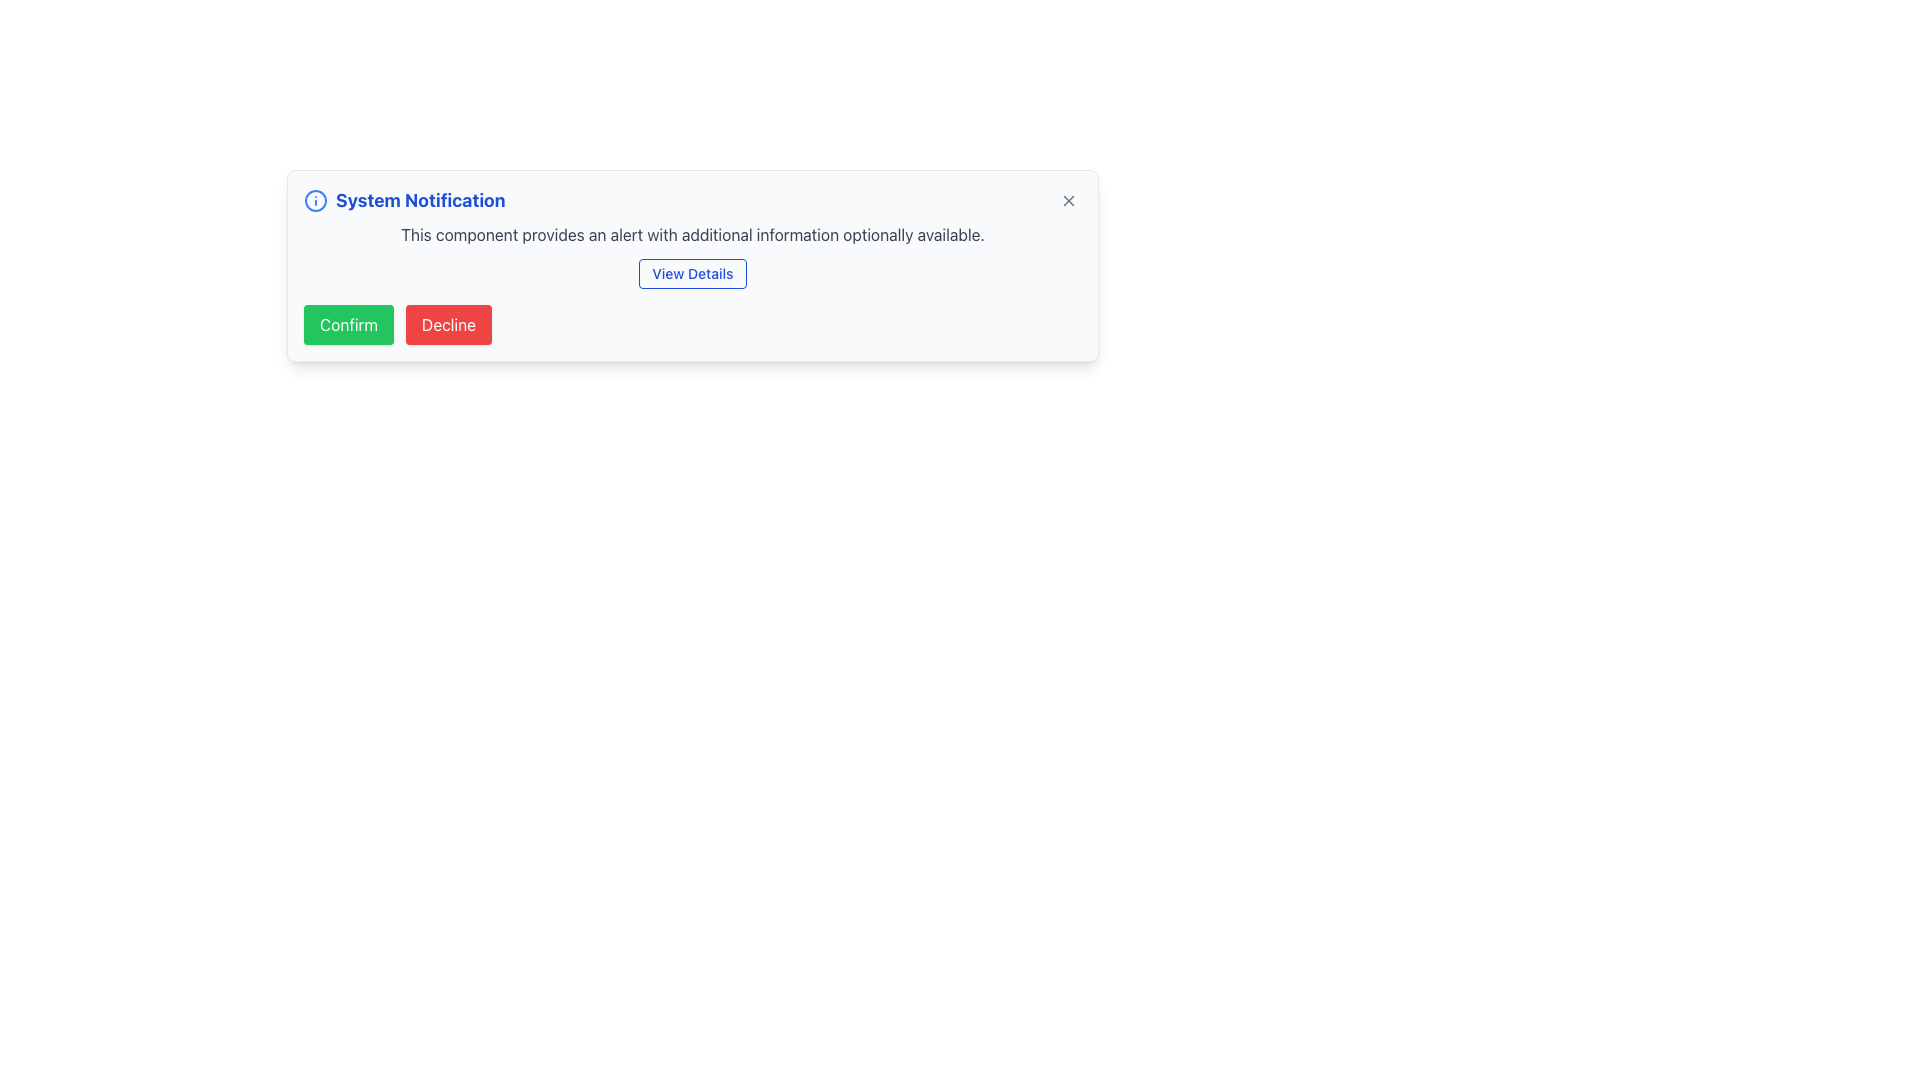  I want to click on the small gray 'X' close button located at the top right corner of the notification panel, so click(1068, 200).